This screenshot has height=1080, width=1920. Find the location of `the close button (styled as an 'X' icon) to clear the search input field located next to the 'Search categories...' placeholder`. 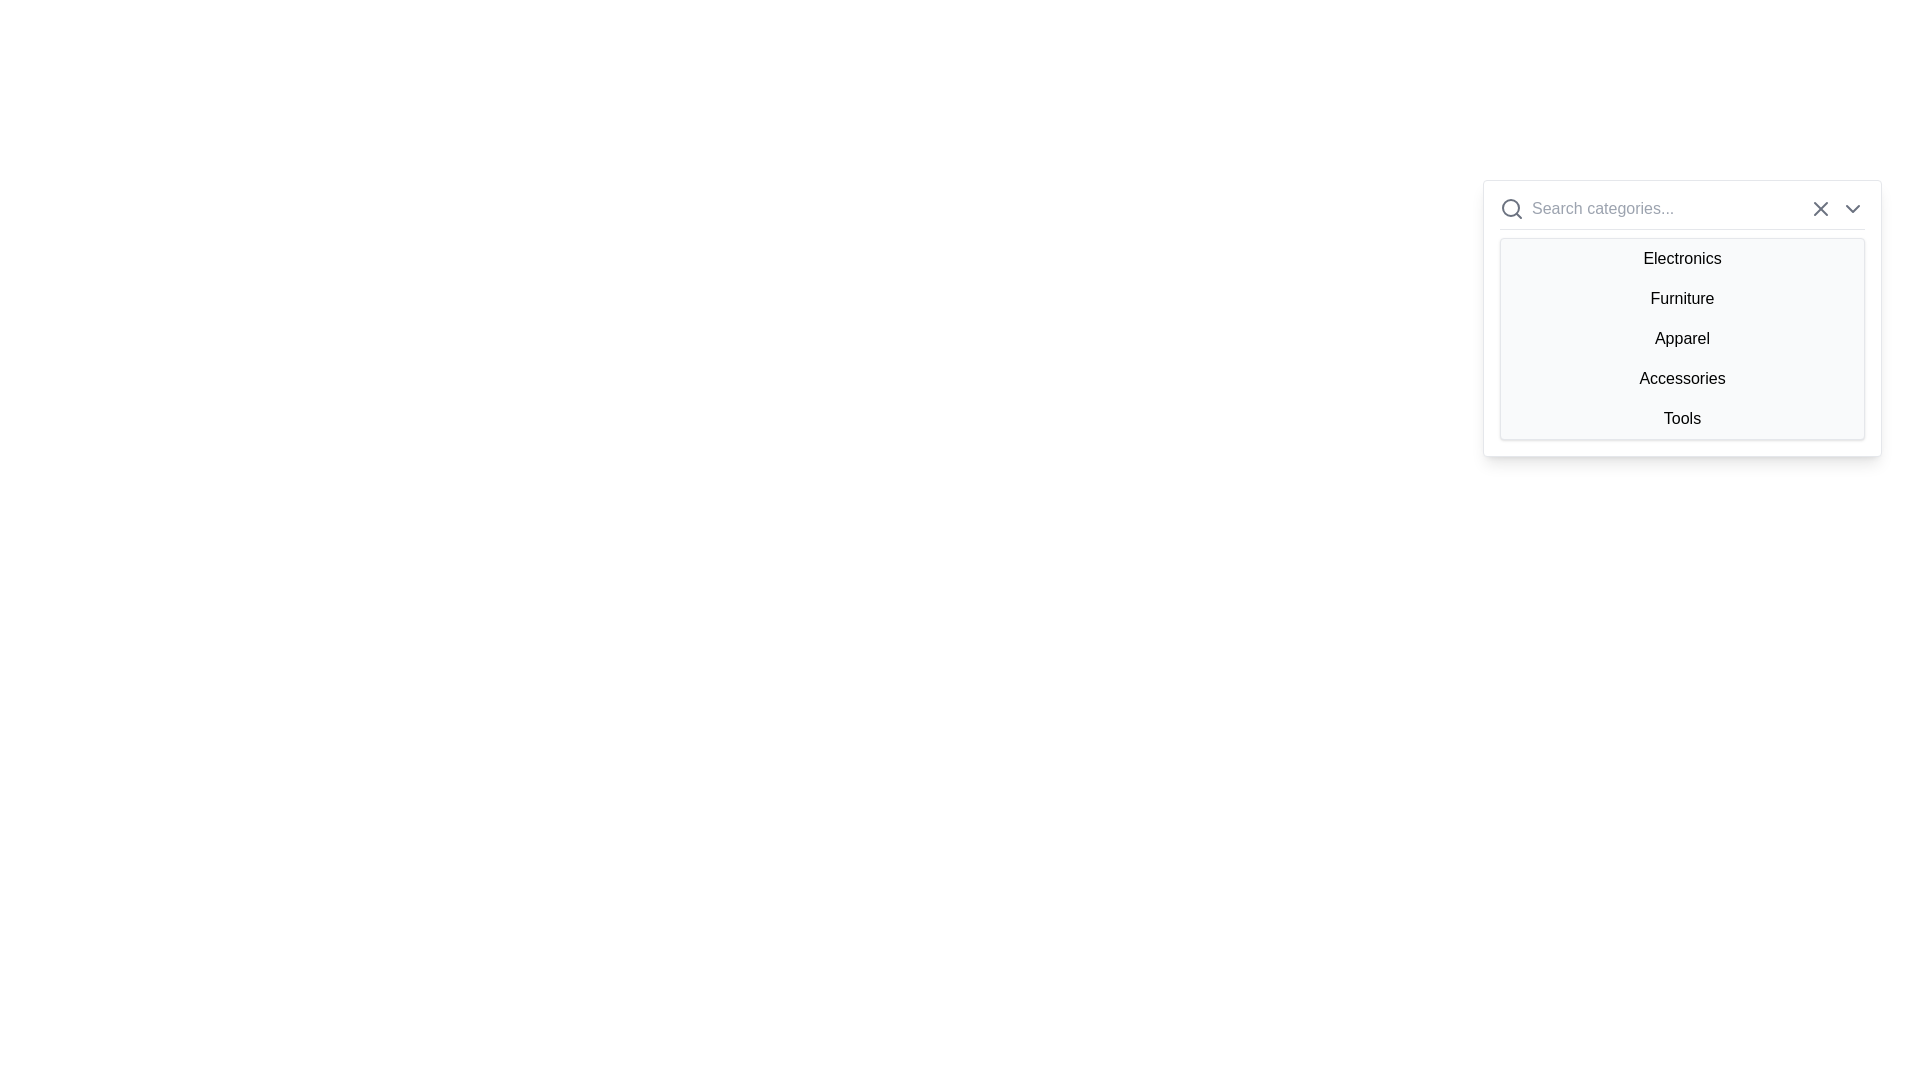

the close button (styled as an 'X' icon) to clear the search input field located next to the 'Search categories...' placeholder is located at coordinates (1820, 208).